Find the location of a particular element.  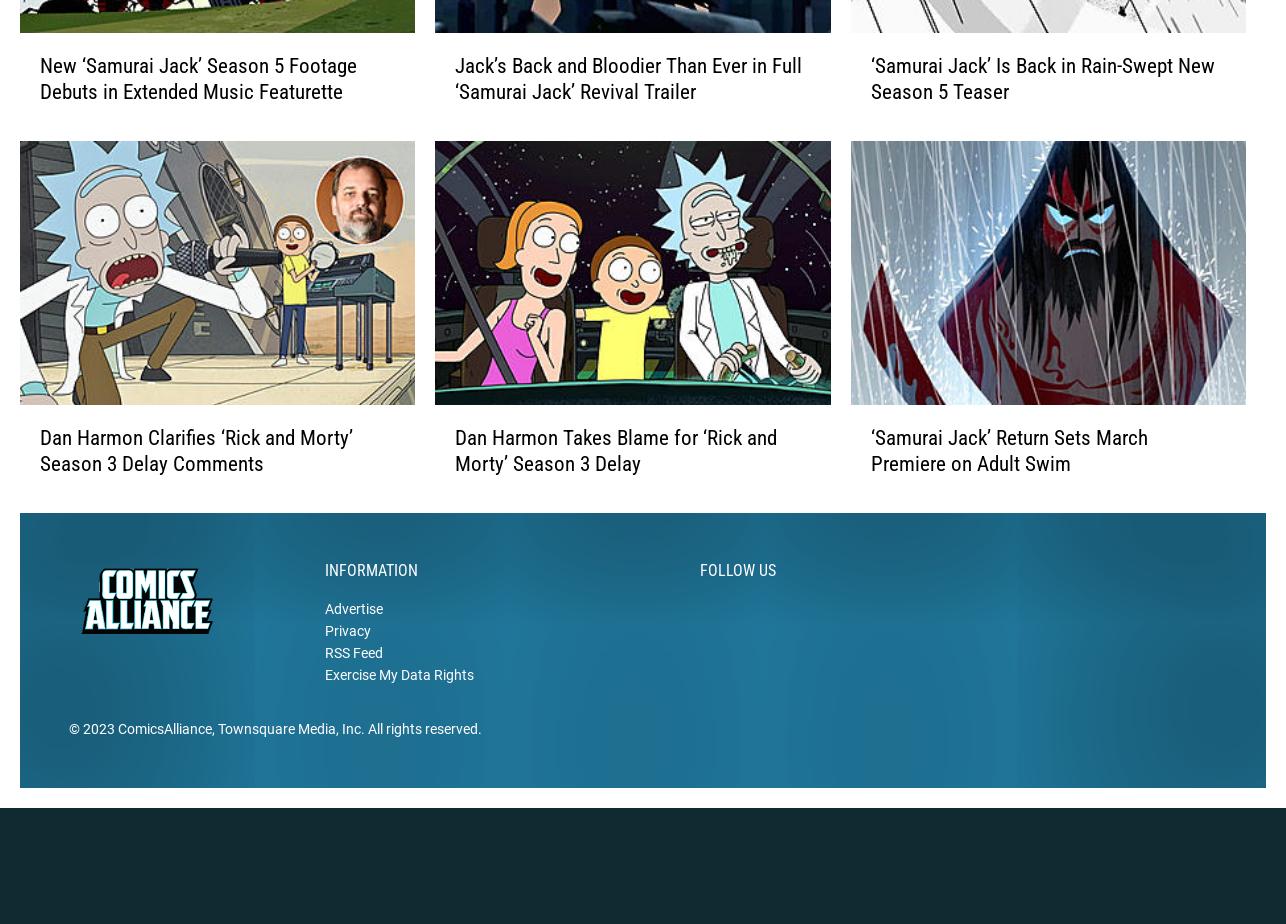

'‘Samurai Jack’ Return Sets March Premiere on Adult Swim' is located at coordinates (1007, 482).